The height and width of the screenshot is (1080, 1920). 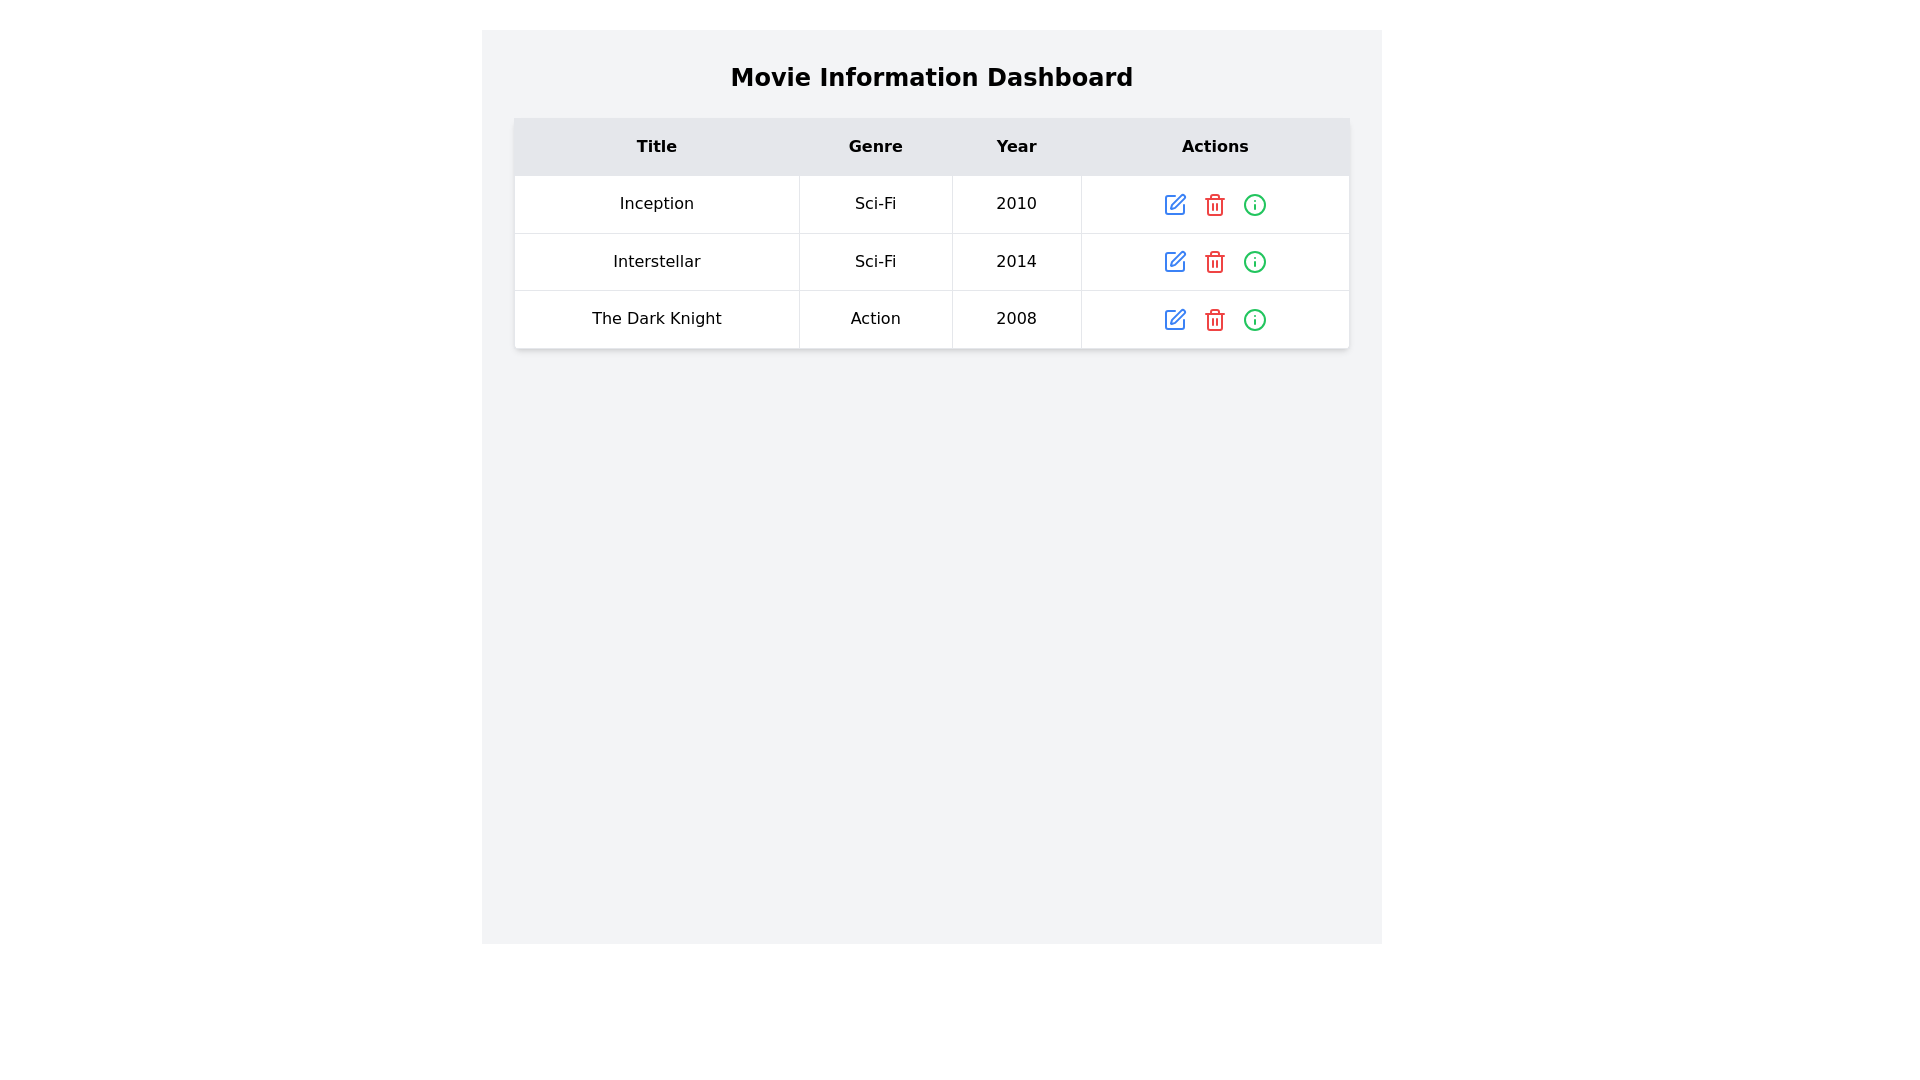 I want to click on the SVG graphic element (circle) located, so click(x=1254, y=261).